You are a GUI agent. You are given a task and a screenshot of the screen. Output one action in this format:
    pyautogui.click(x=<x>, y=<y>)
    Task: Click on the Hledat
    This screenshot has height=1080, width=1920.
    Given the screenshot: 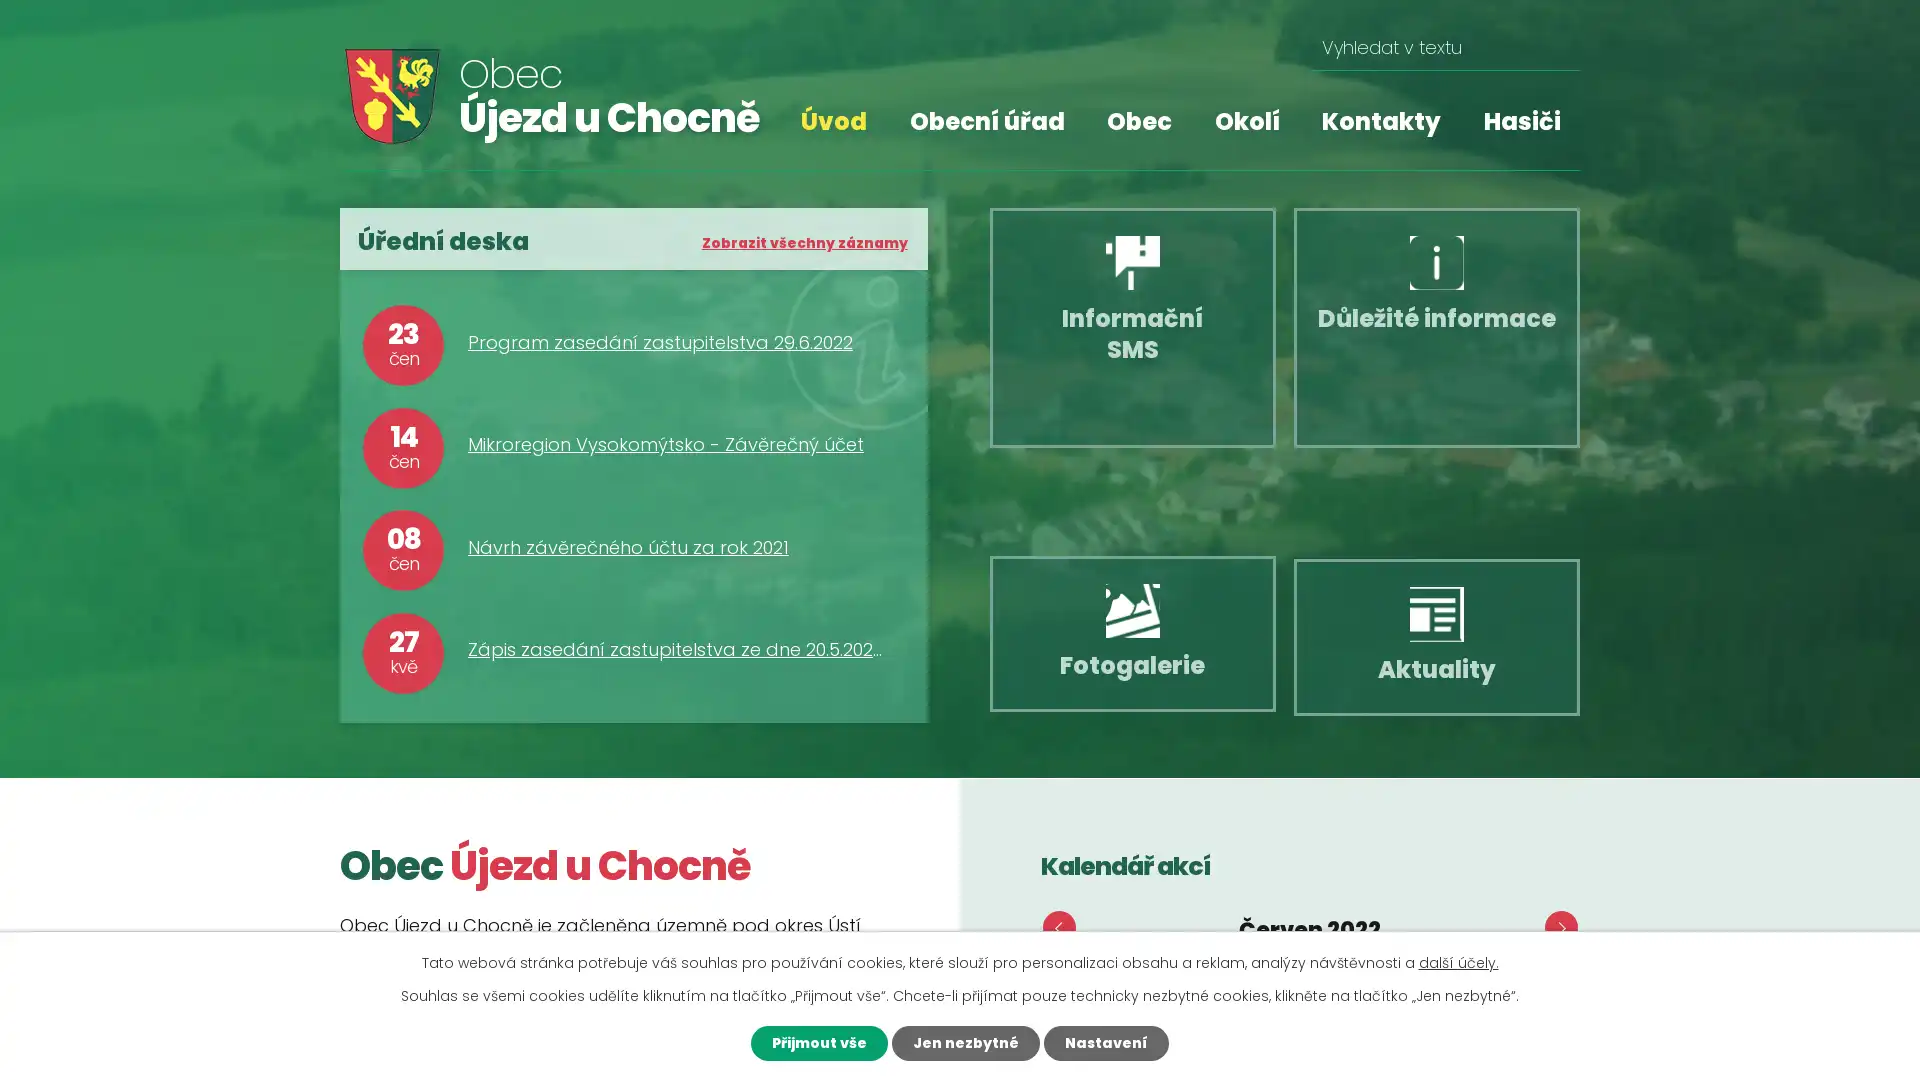 What is the action you would take?
    pyautogui.click(x=1556, y=47)
    